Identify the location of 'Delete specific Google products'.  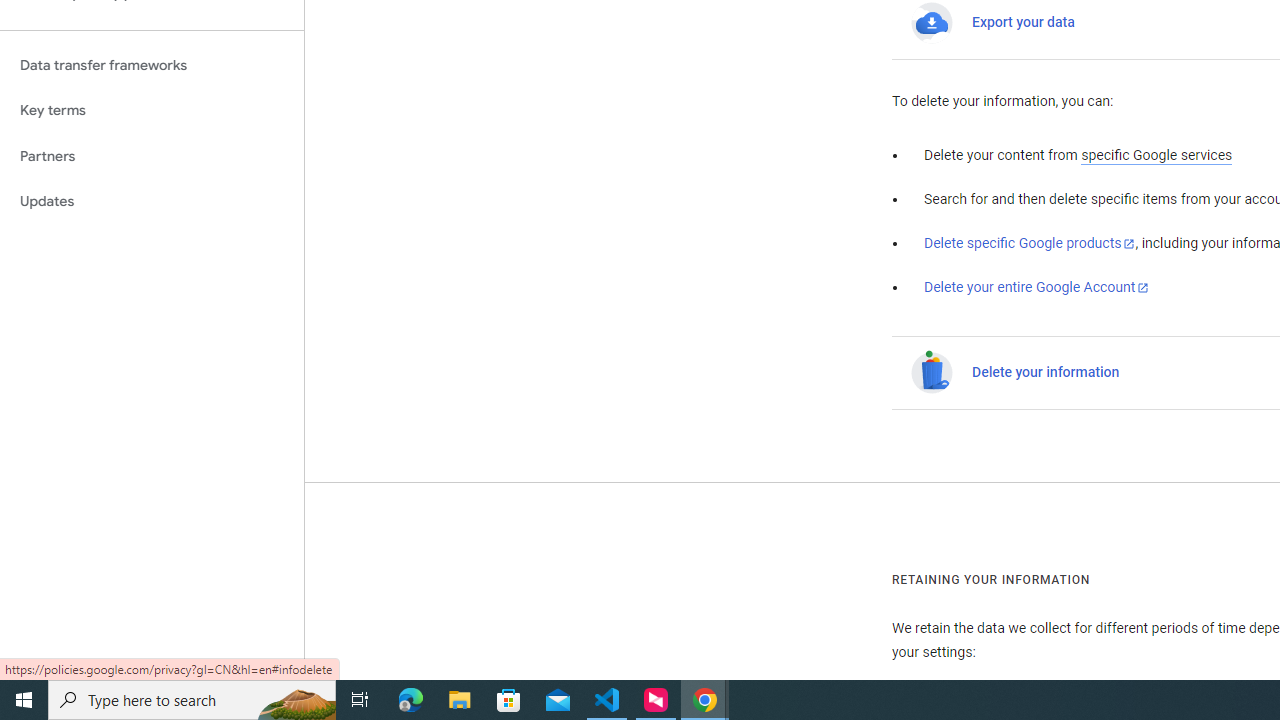
(1030, 242).